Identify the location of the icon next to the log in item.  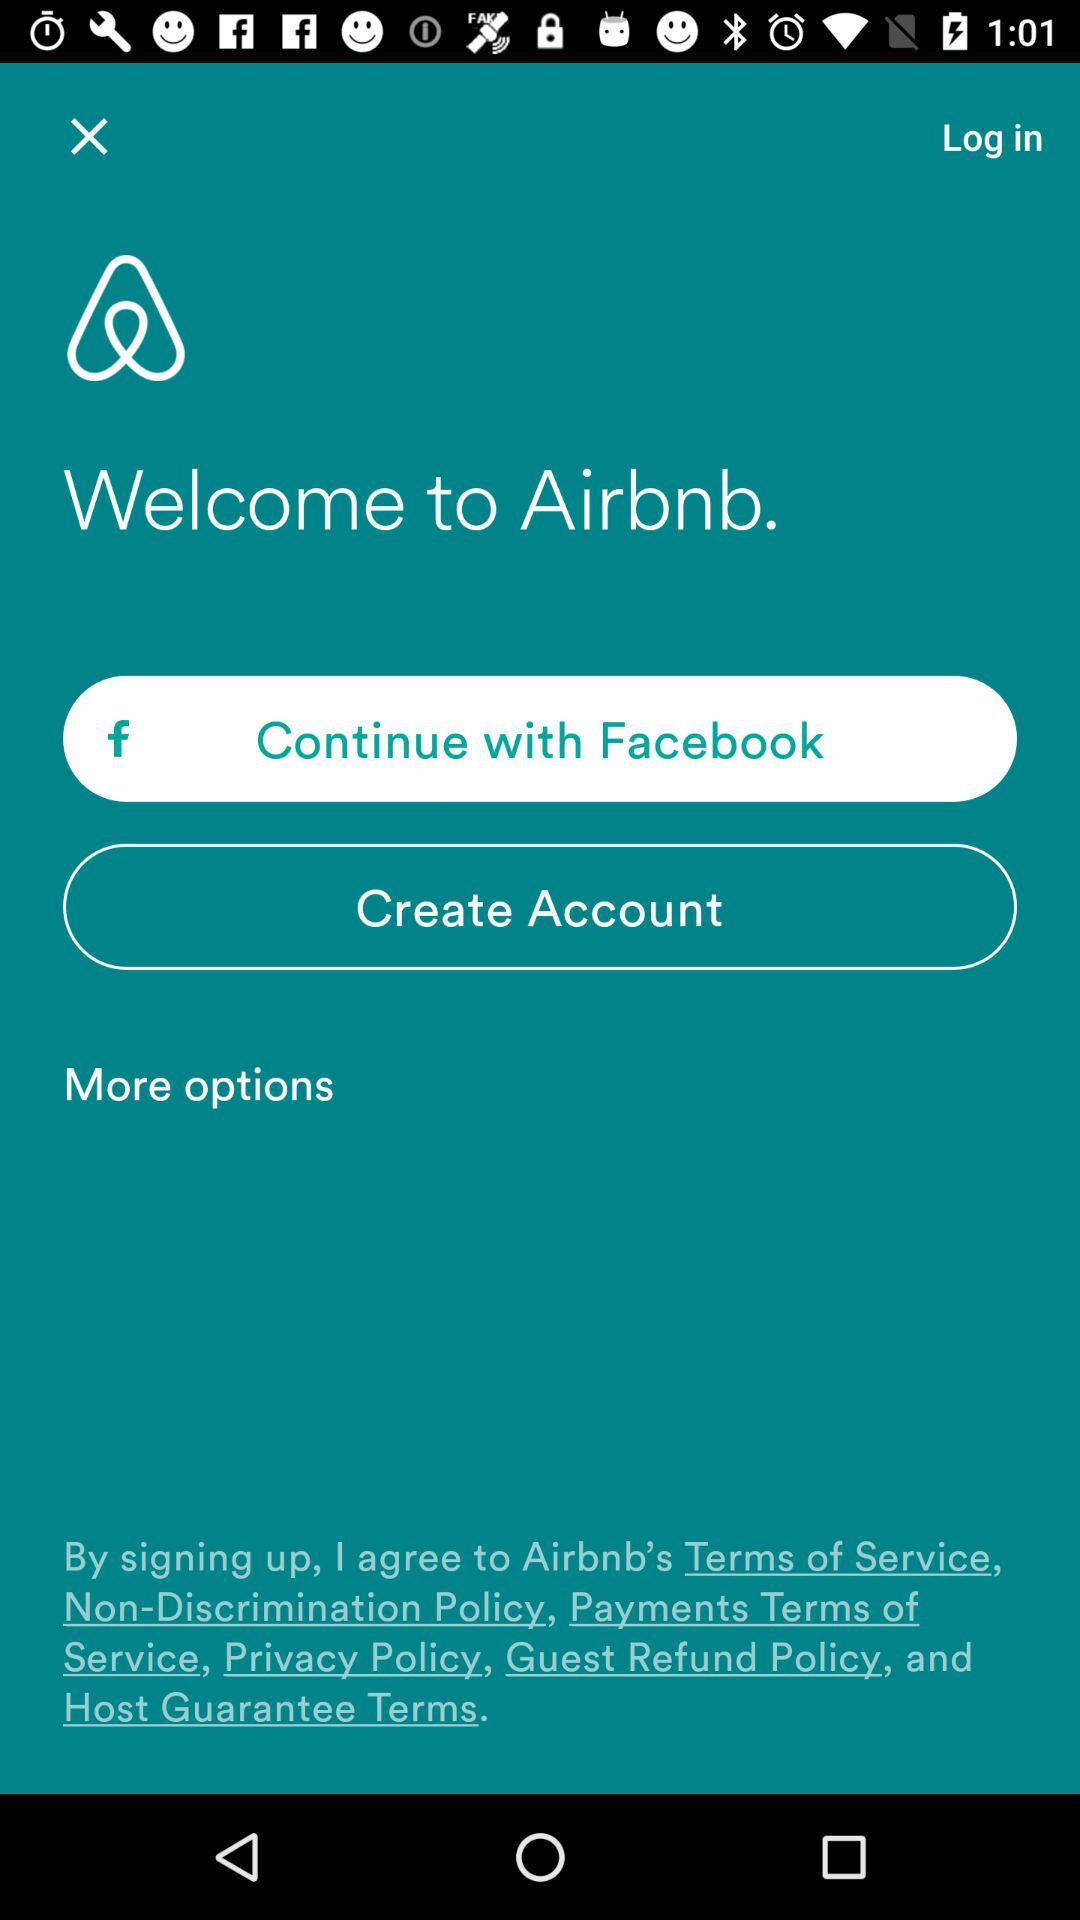
(88, 135).